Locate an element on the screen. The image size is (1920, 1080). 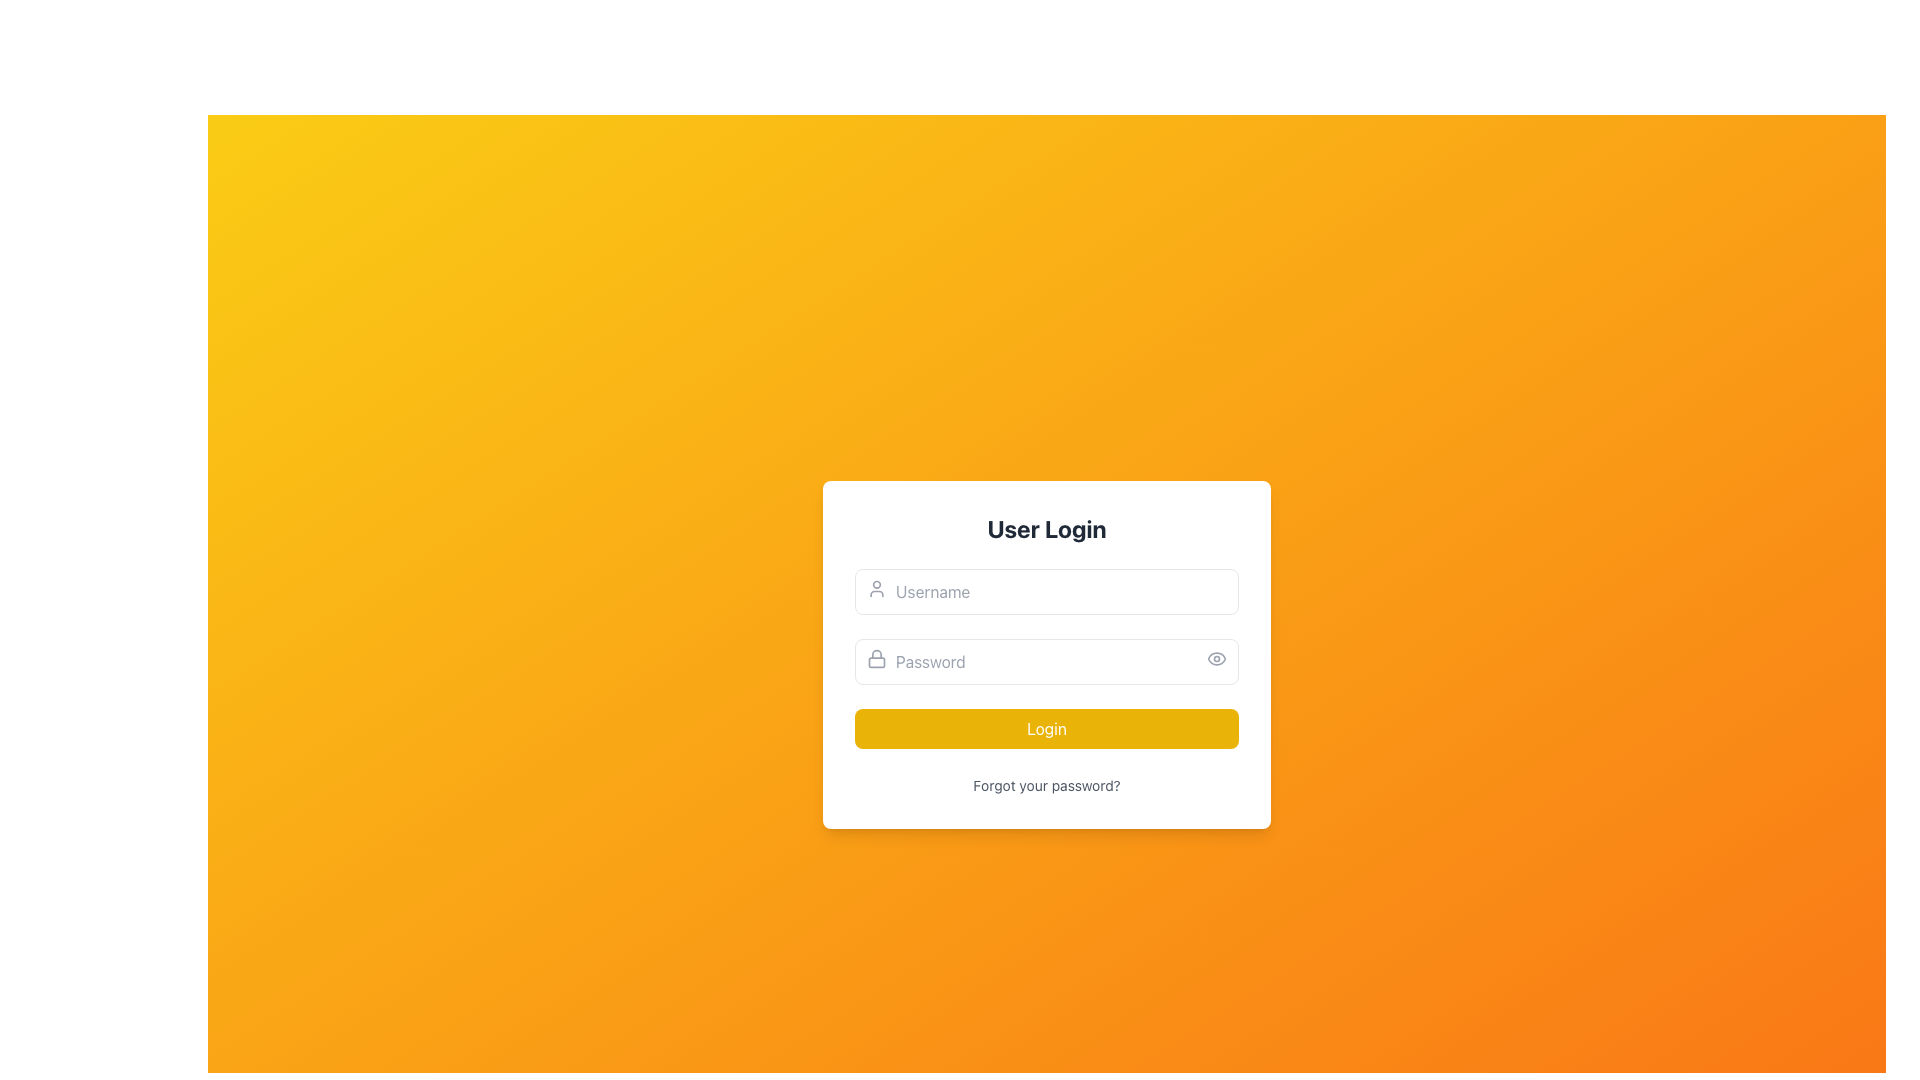
the password visibility toggle button located on the right side of the password input field under the 'User Login' heading is located at coordinates (1216, 659).